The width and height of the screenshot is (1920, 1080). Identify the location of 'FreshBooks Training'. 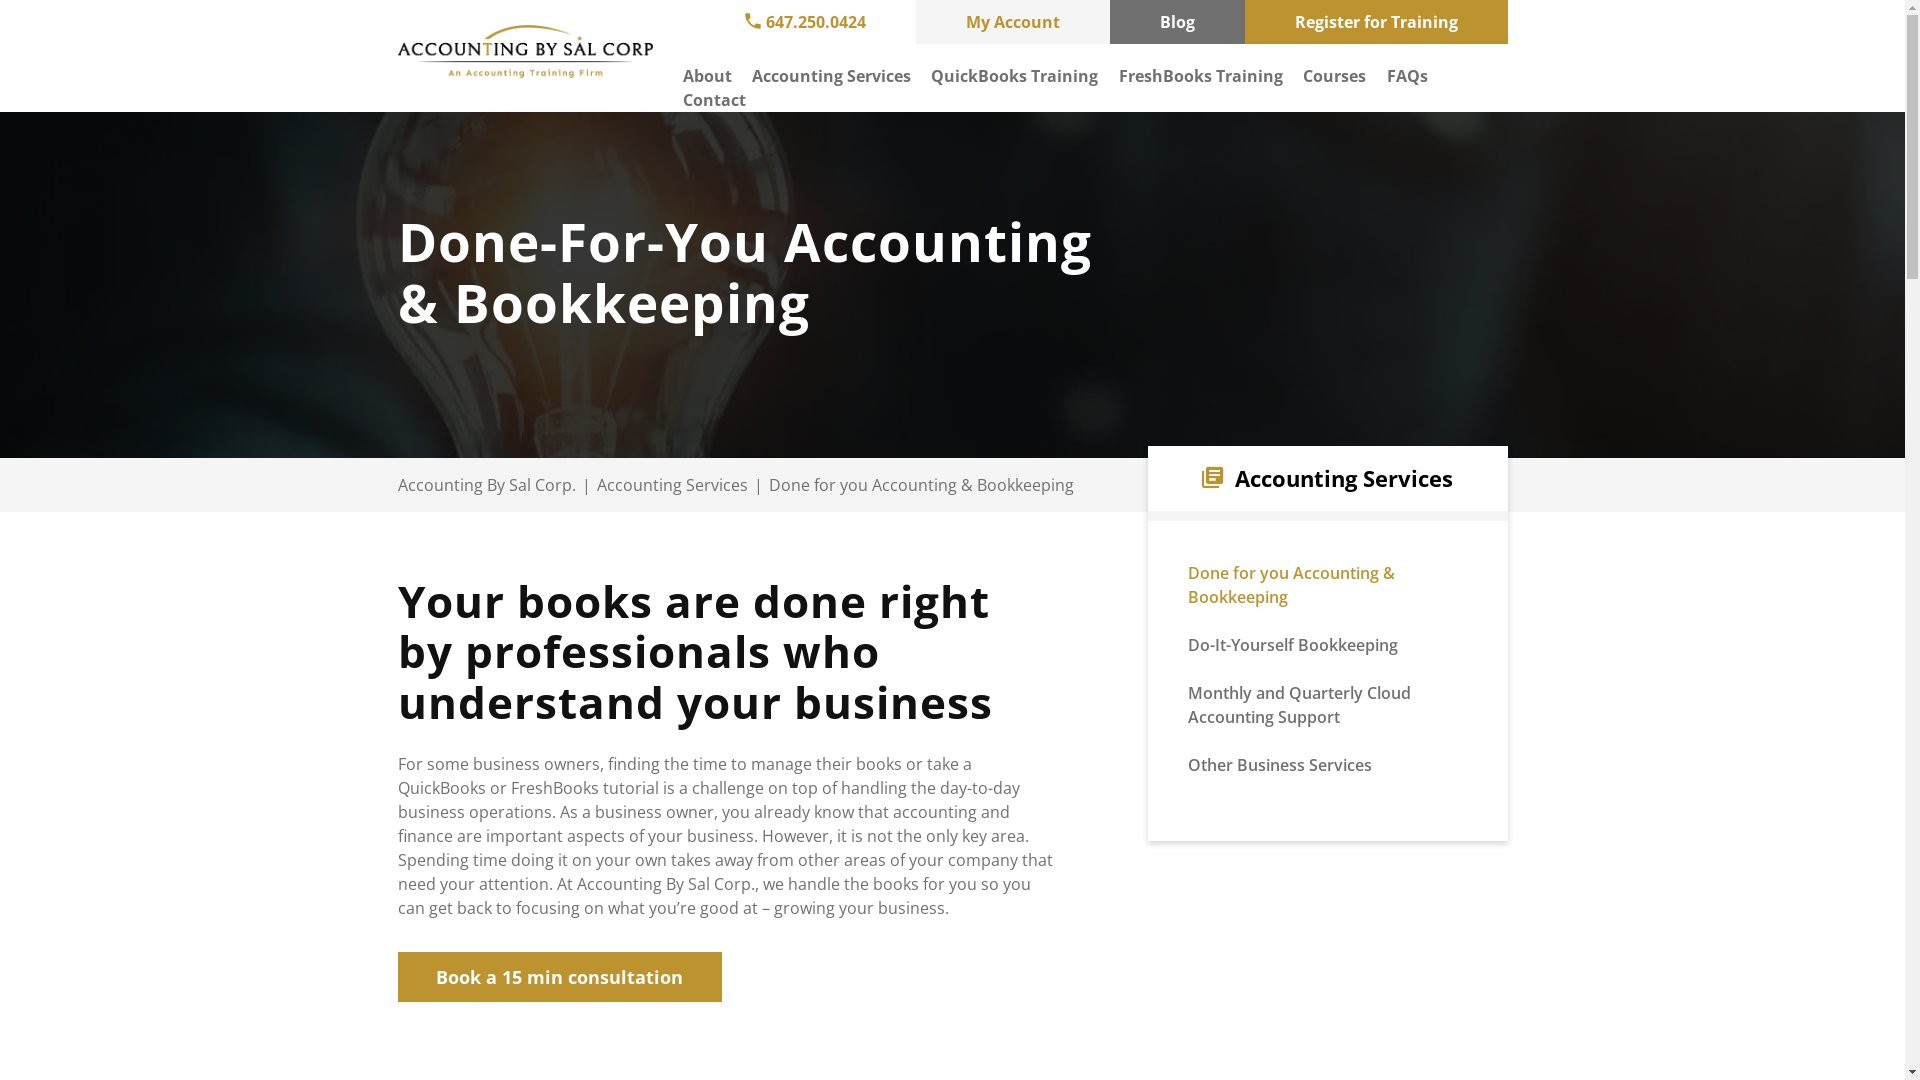
(1200, 75).